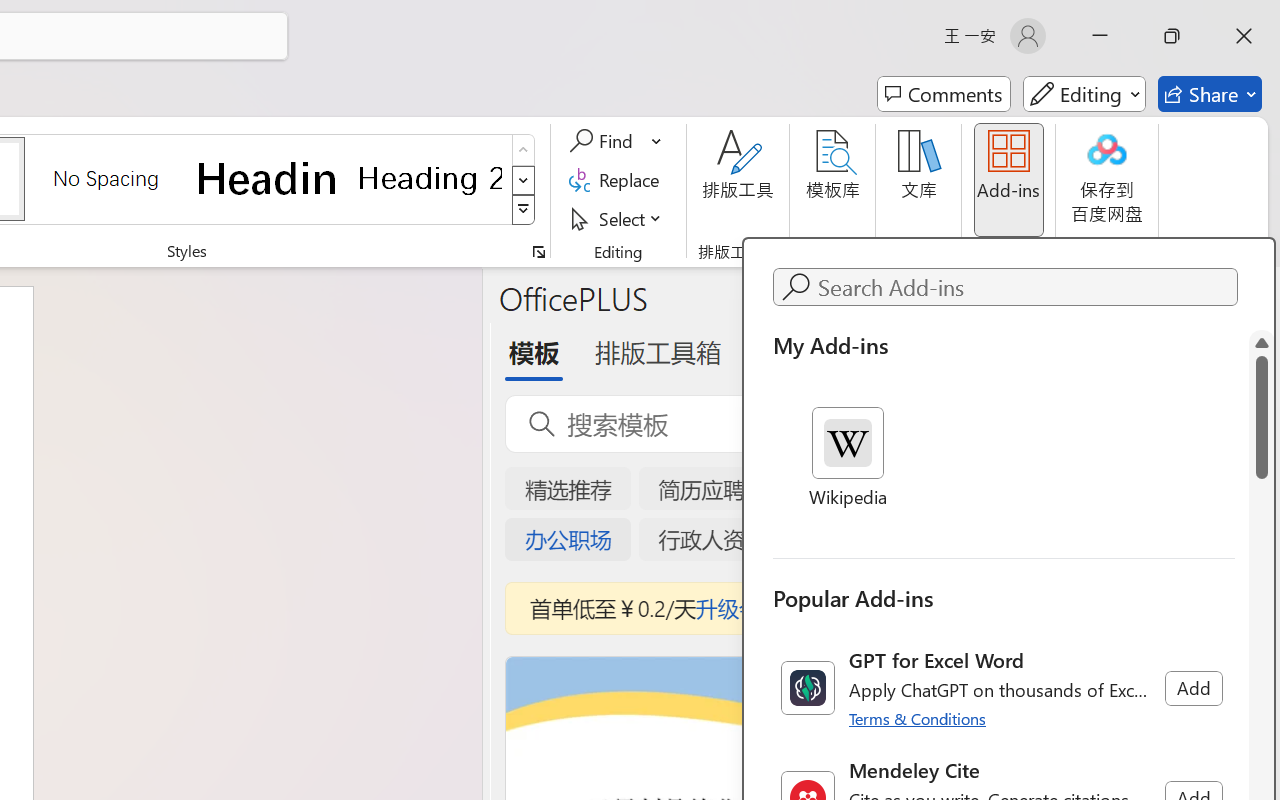 The height and width of the screenshot is (800, 1280). What do you see at coordinates (617, 218) in the screenshot?
I see `'Select'` at bounding box center [617, 218].